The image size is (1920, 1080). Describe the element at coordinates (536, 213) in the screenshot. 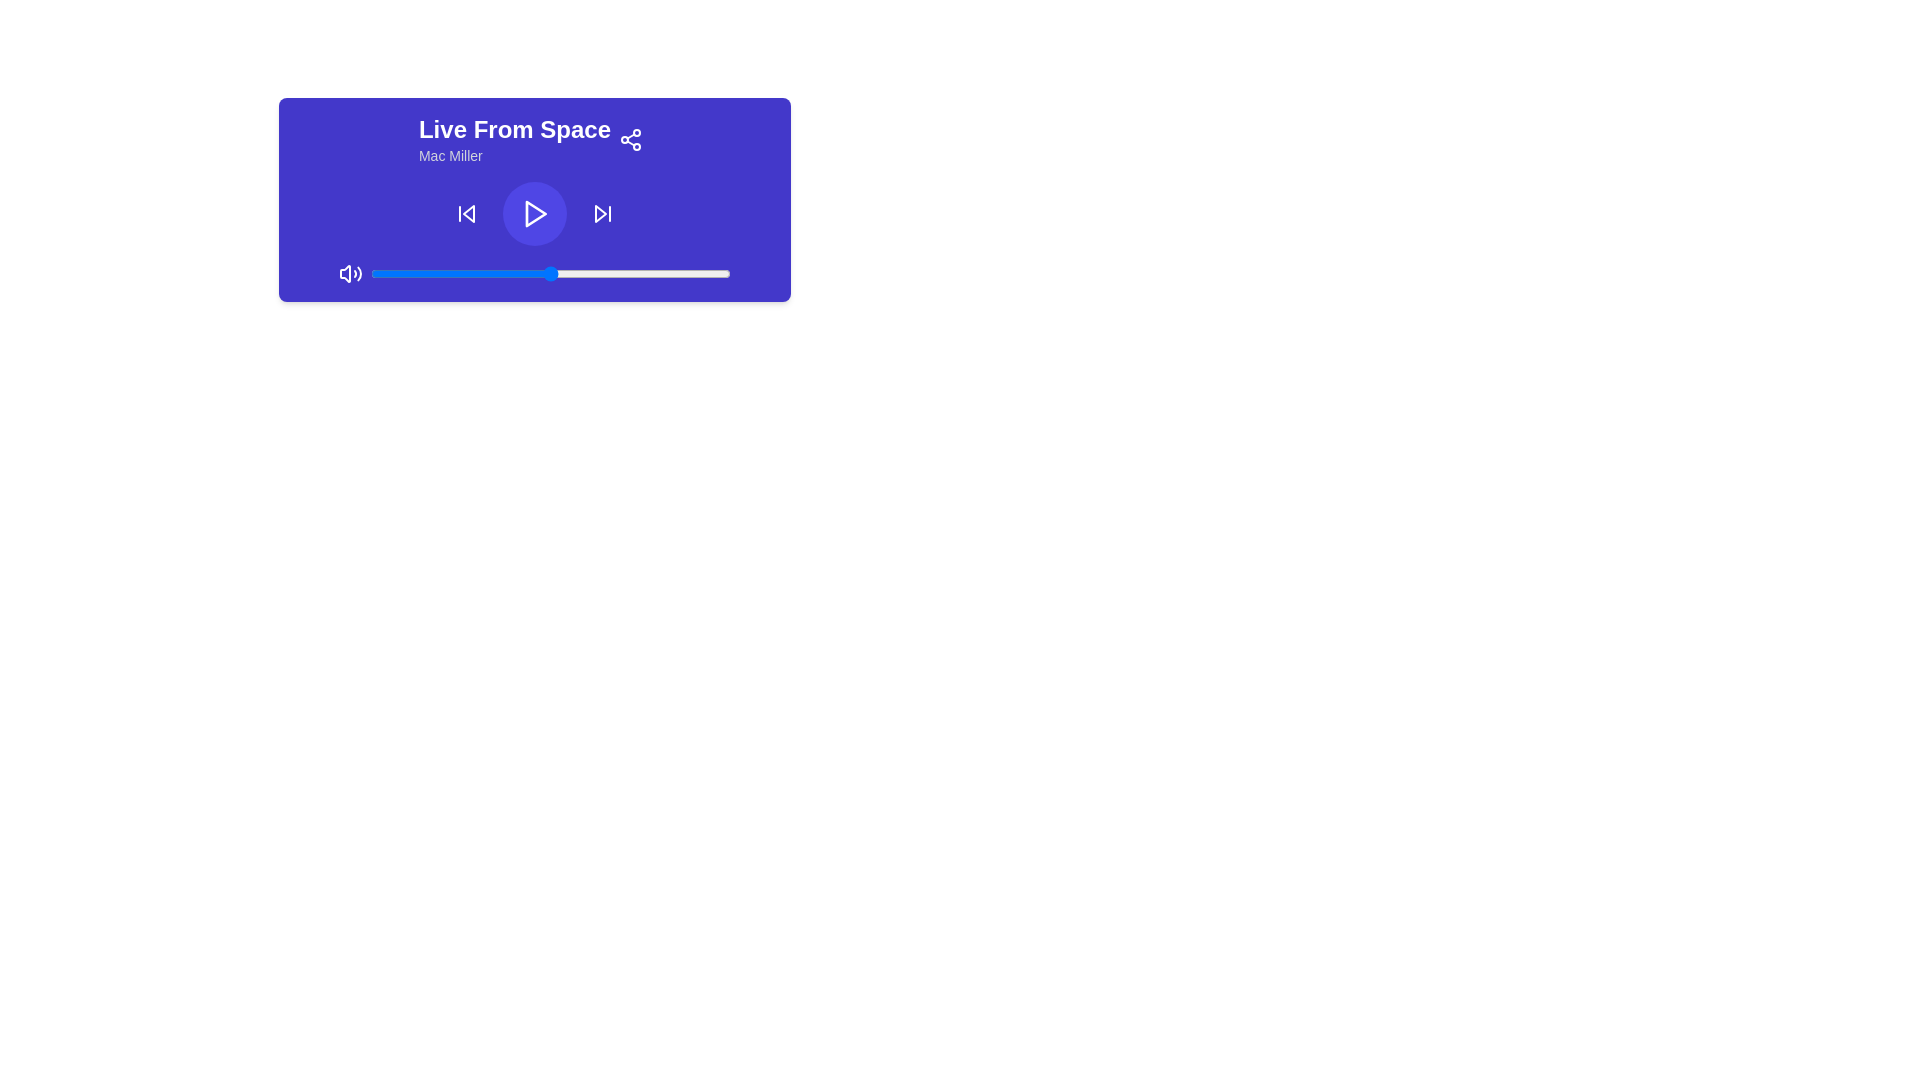

I see `the play button icon located at the center of the circular shape in the music player interface to initiate or resume playback` at that location.